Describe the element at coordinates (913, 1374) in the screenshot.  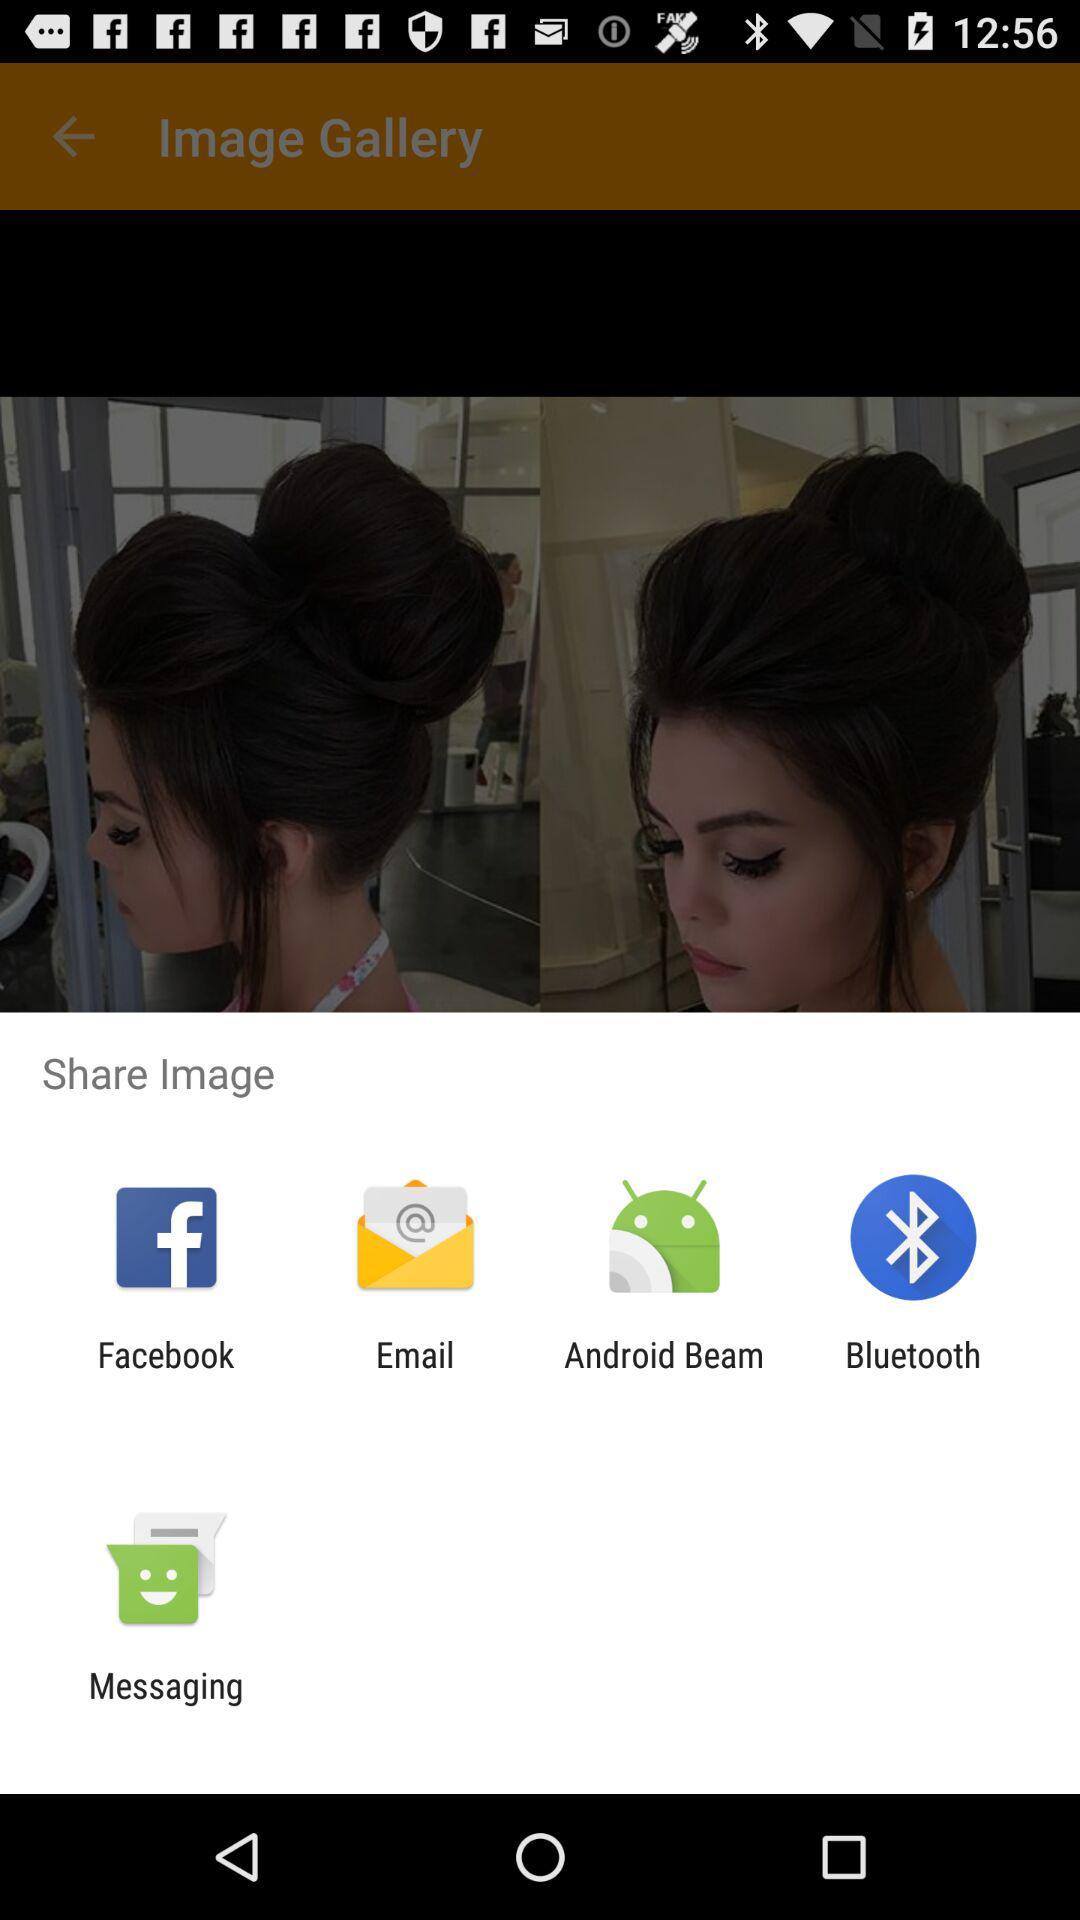
I see `app next to the android beam app` at that location.